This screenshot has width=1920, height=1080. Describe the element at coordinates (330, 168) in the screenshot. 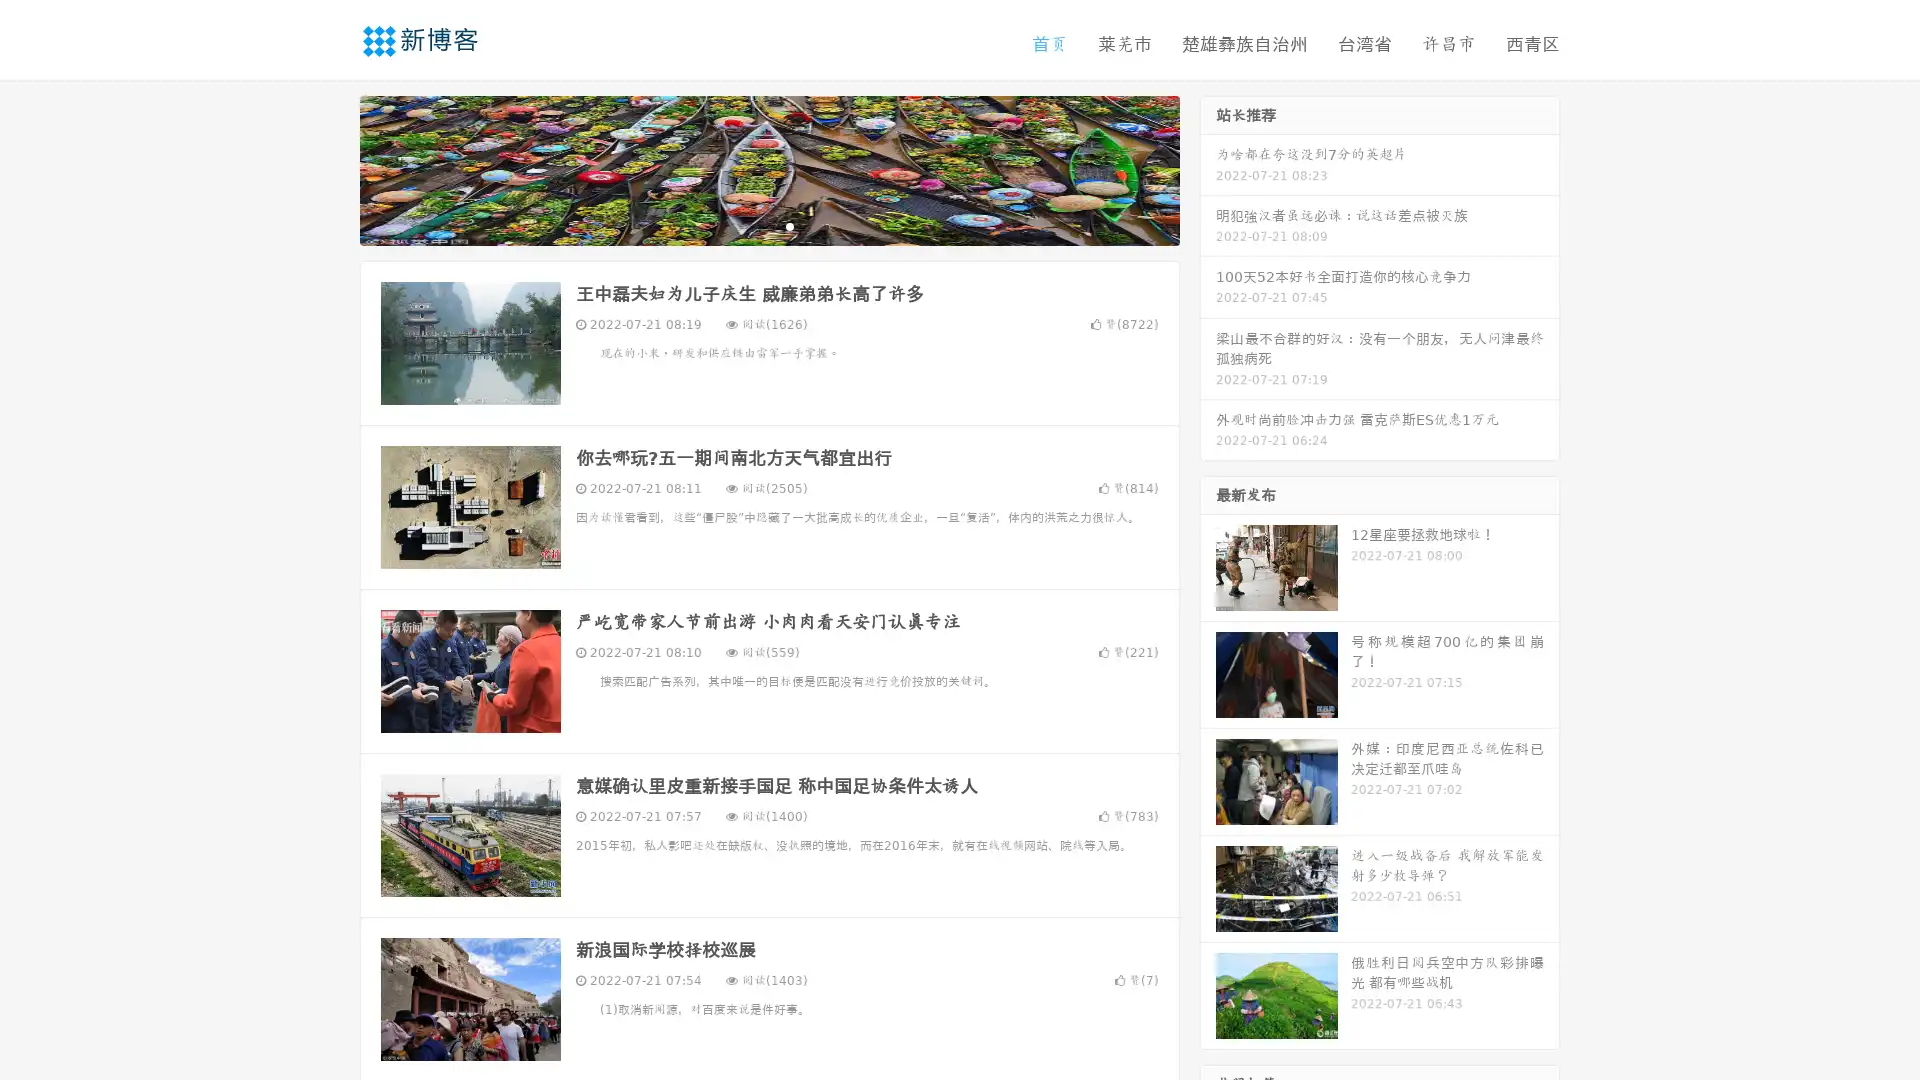

I see `Previous slide` at that location.